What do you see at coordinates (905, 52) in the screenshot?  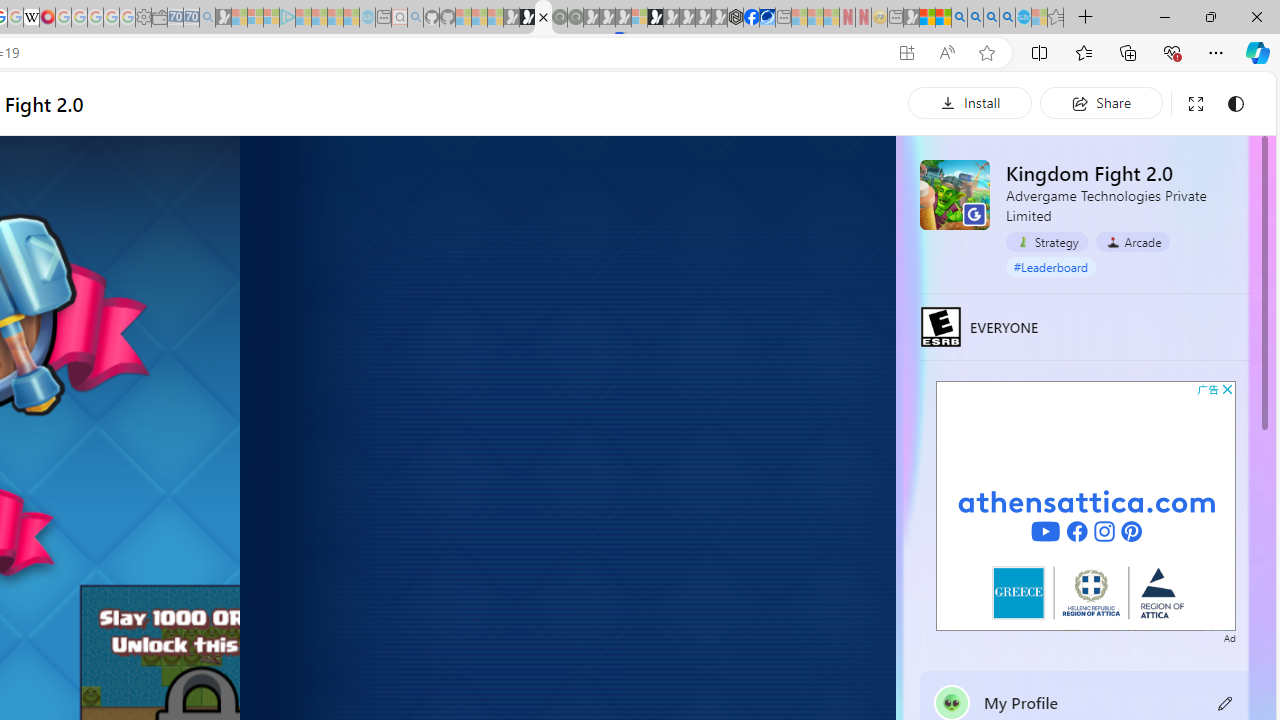 I see `'App available. Install Kingdom Fight 2.0'` at bounding box center [905, 52].